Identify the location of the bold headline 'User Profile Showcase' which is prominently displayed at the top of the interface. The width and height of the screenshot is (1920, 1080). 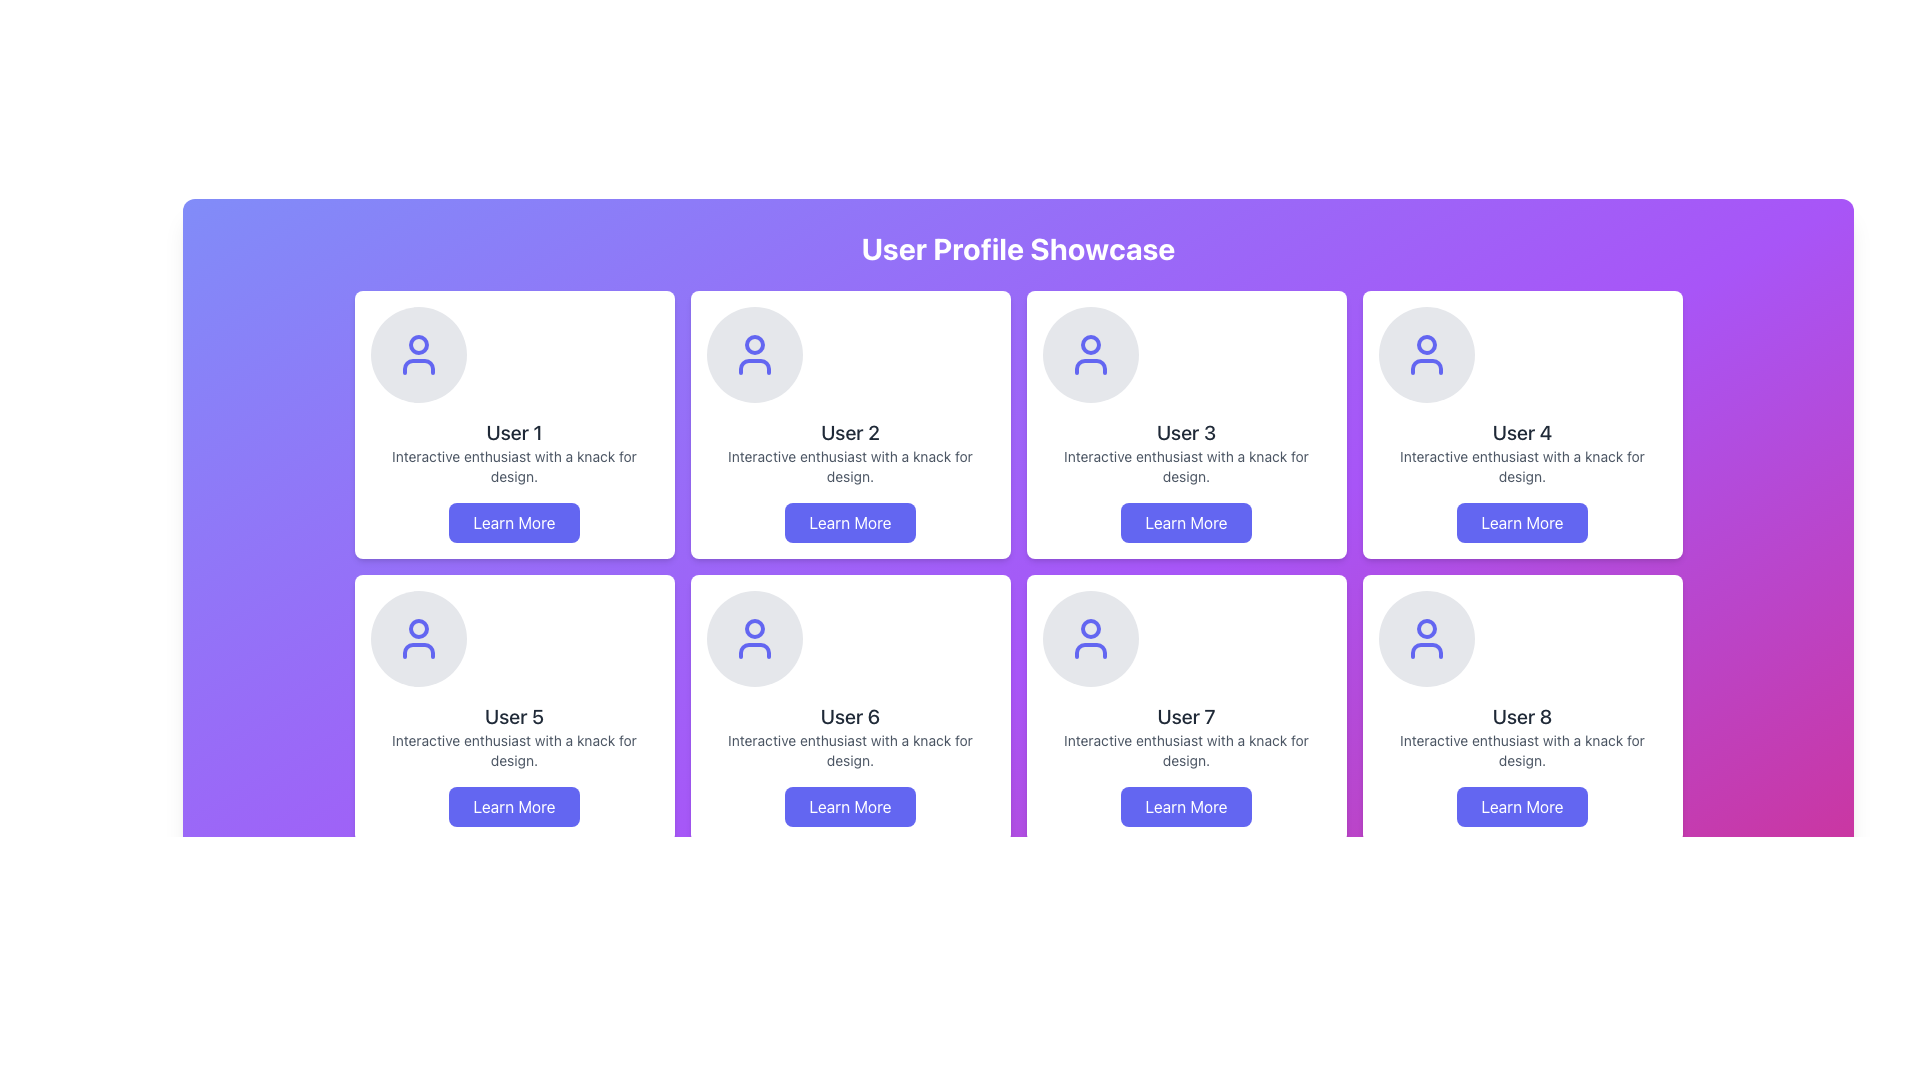
(1018, 248).